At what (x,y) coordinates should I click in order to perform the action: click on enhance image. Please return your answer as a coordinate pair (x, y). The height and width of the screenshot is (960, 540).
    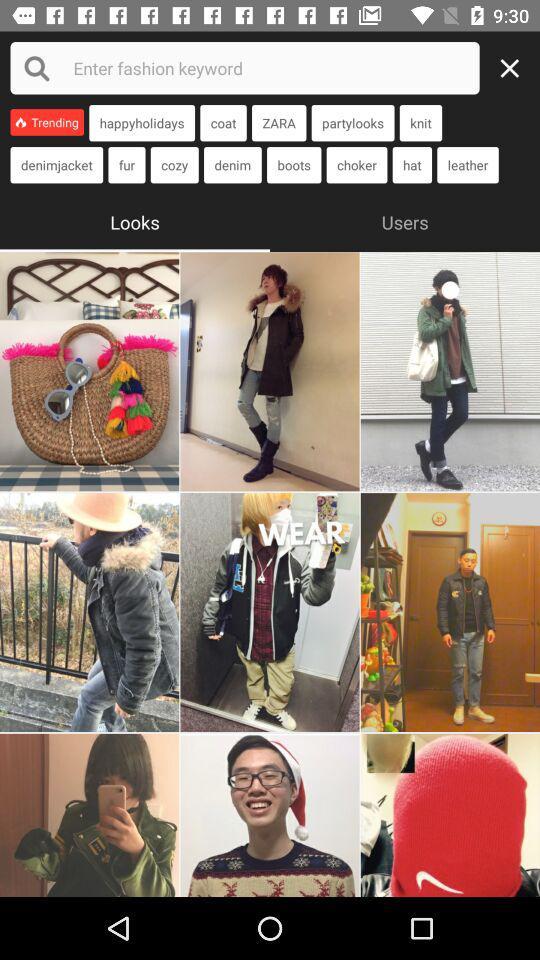
    Looking at the image, I should click on (270, 370).